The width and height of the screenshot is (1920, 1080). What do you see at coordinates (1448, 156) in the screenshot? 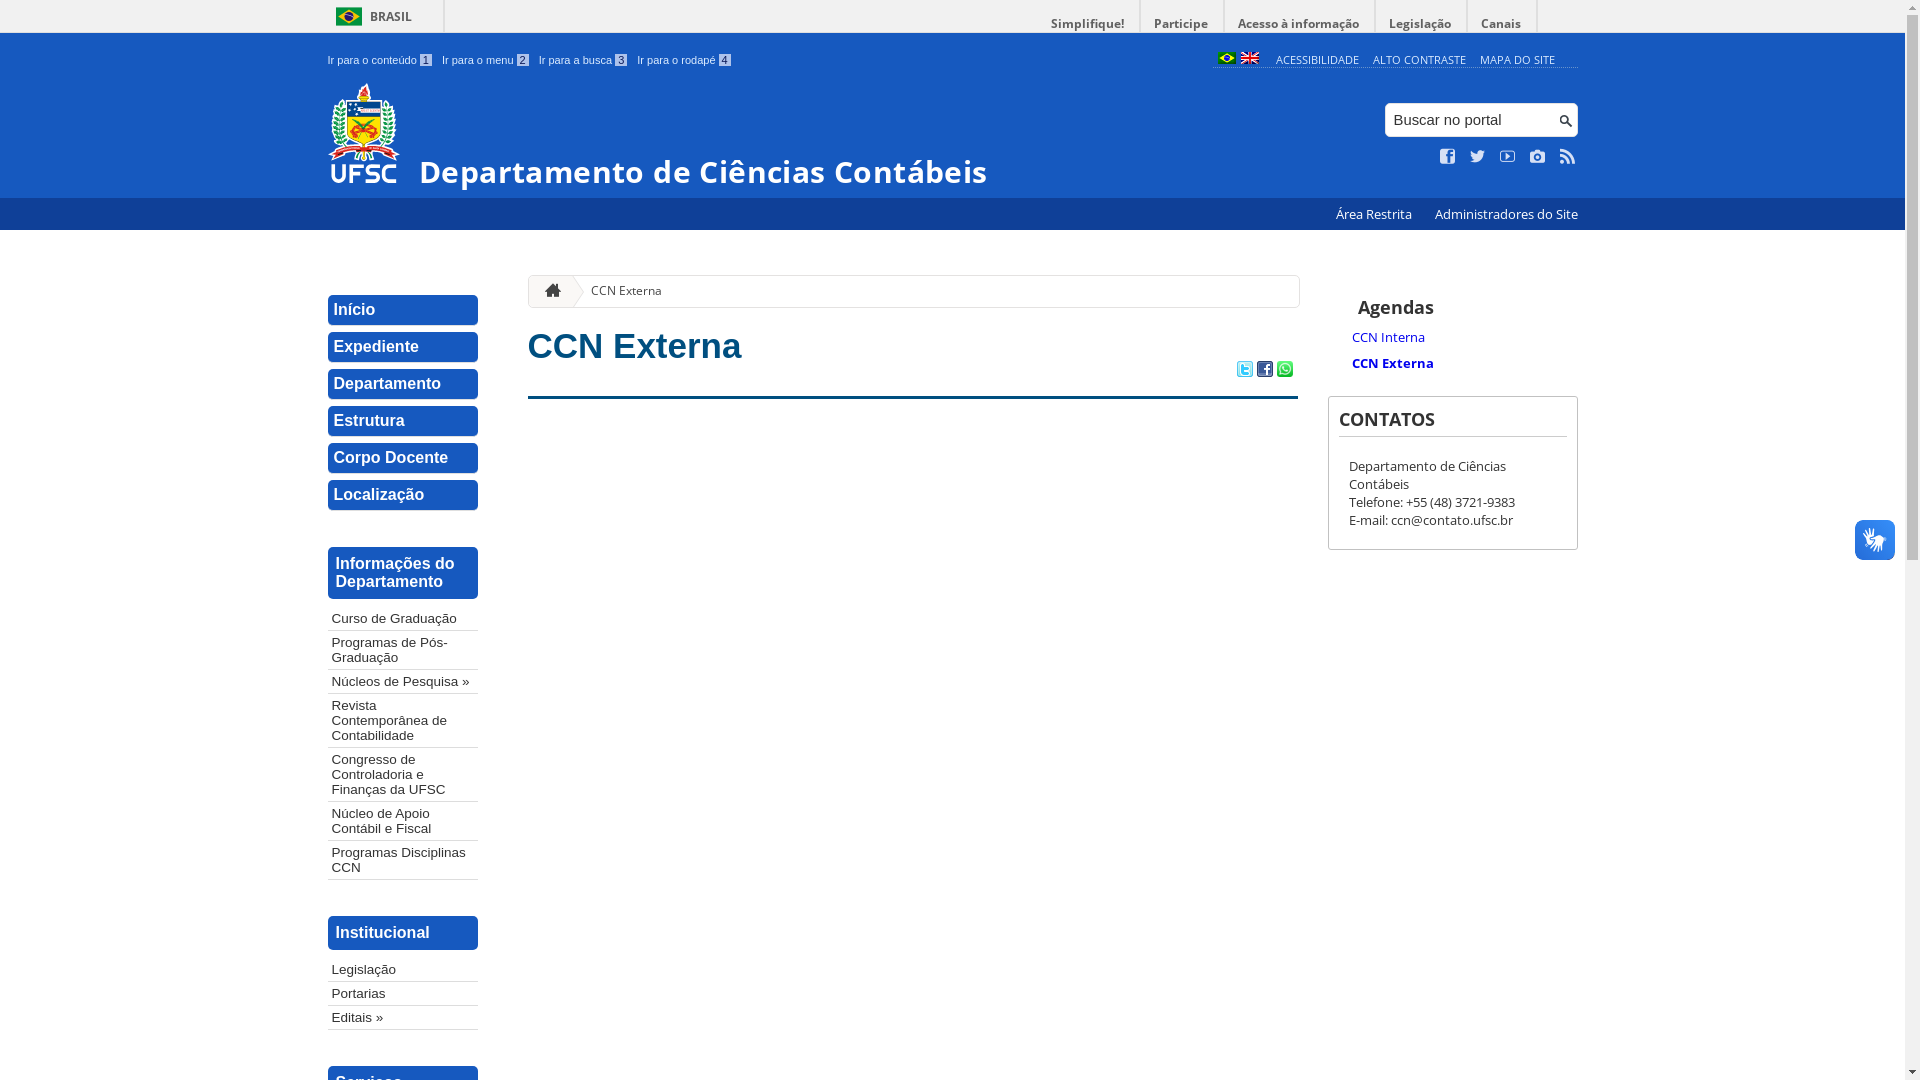
I see `'Curta no Facebook'` at bounding box center [1448, 156].